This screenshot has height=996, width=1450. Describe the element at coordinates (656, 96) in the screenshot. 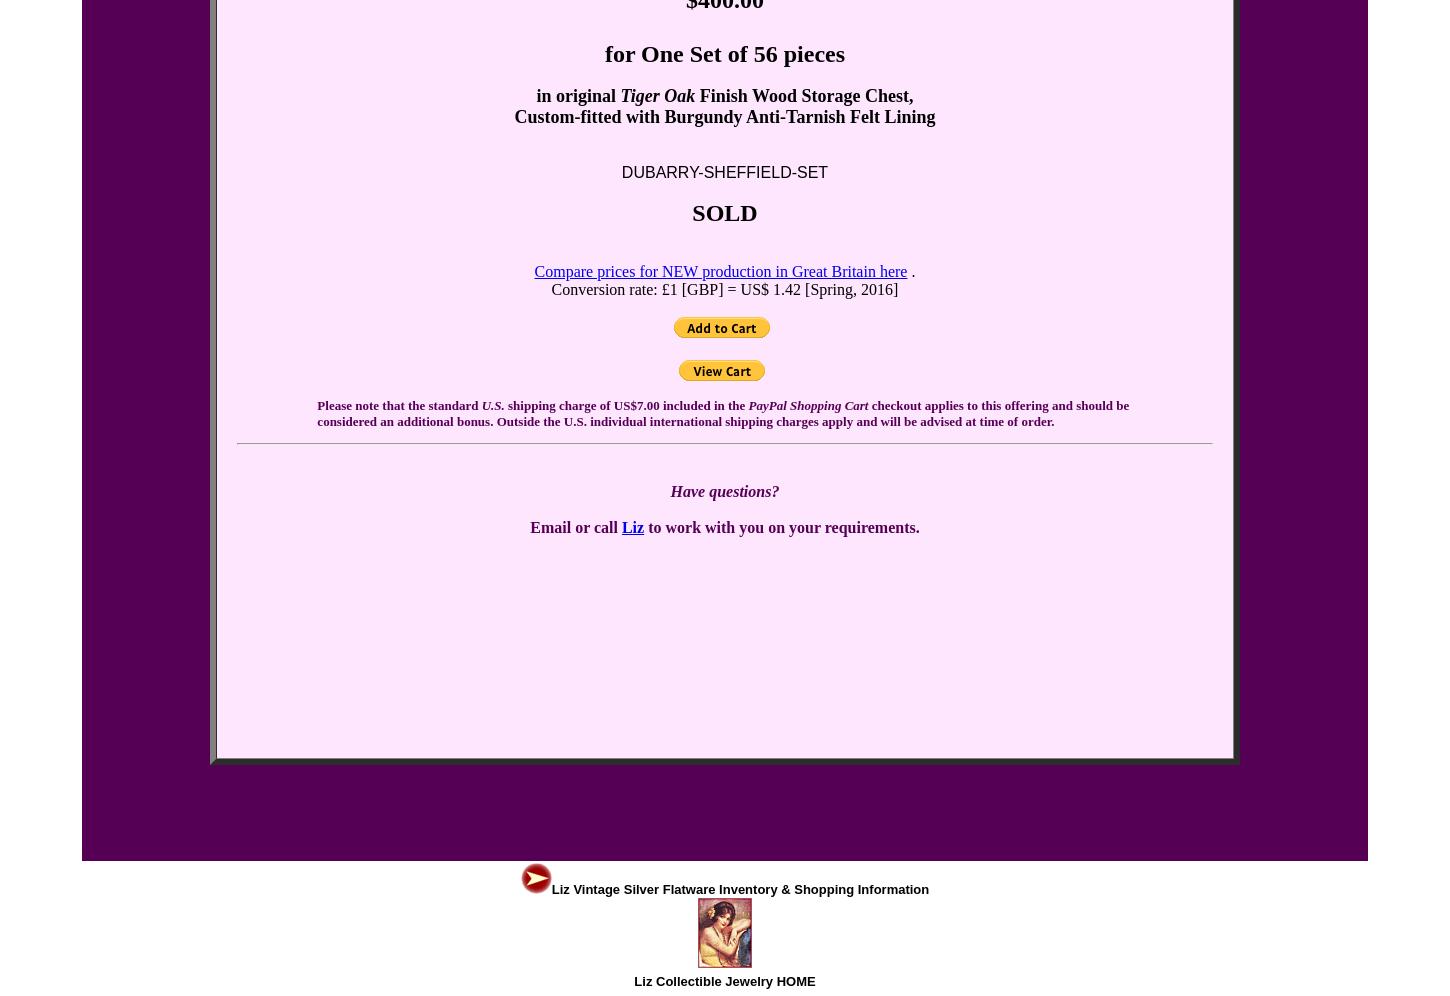

I see `'Tiger Oak'` at that location.